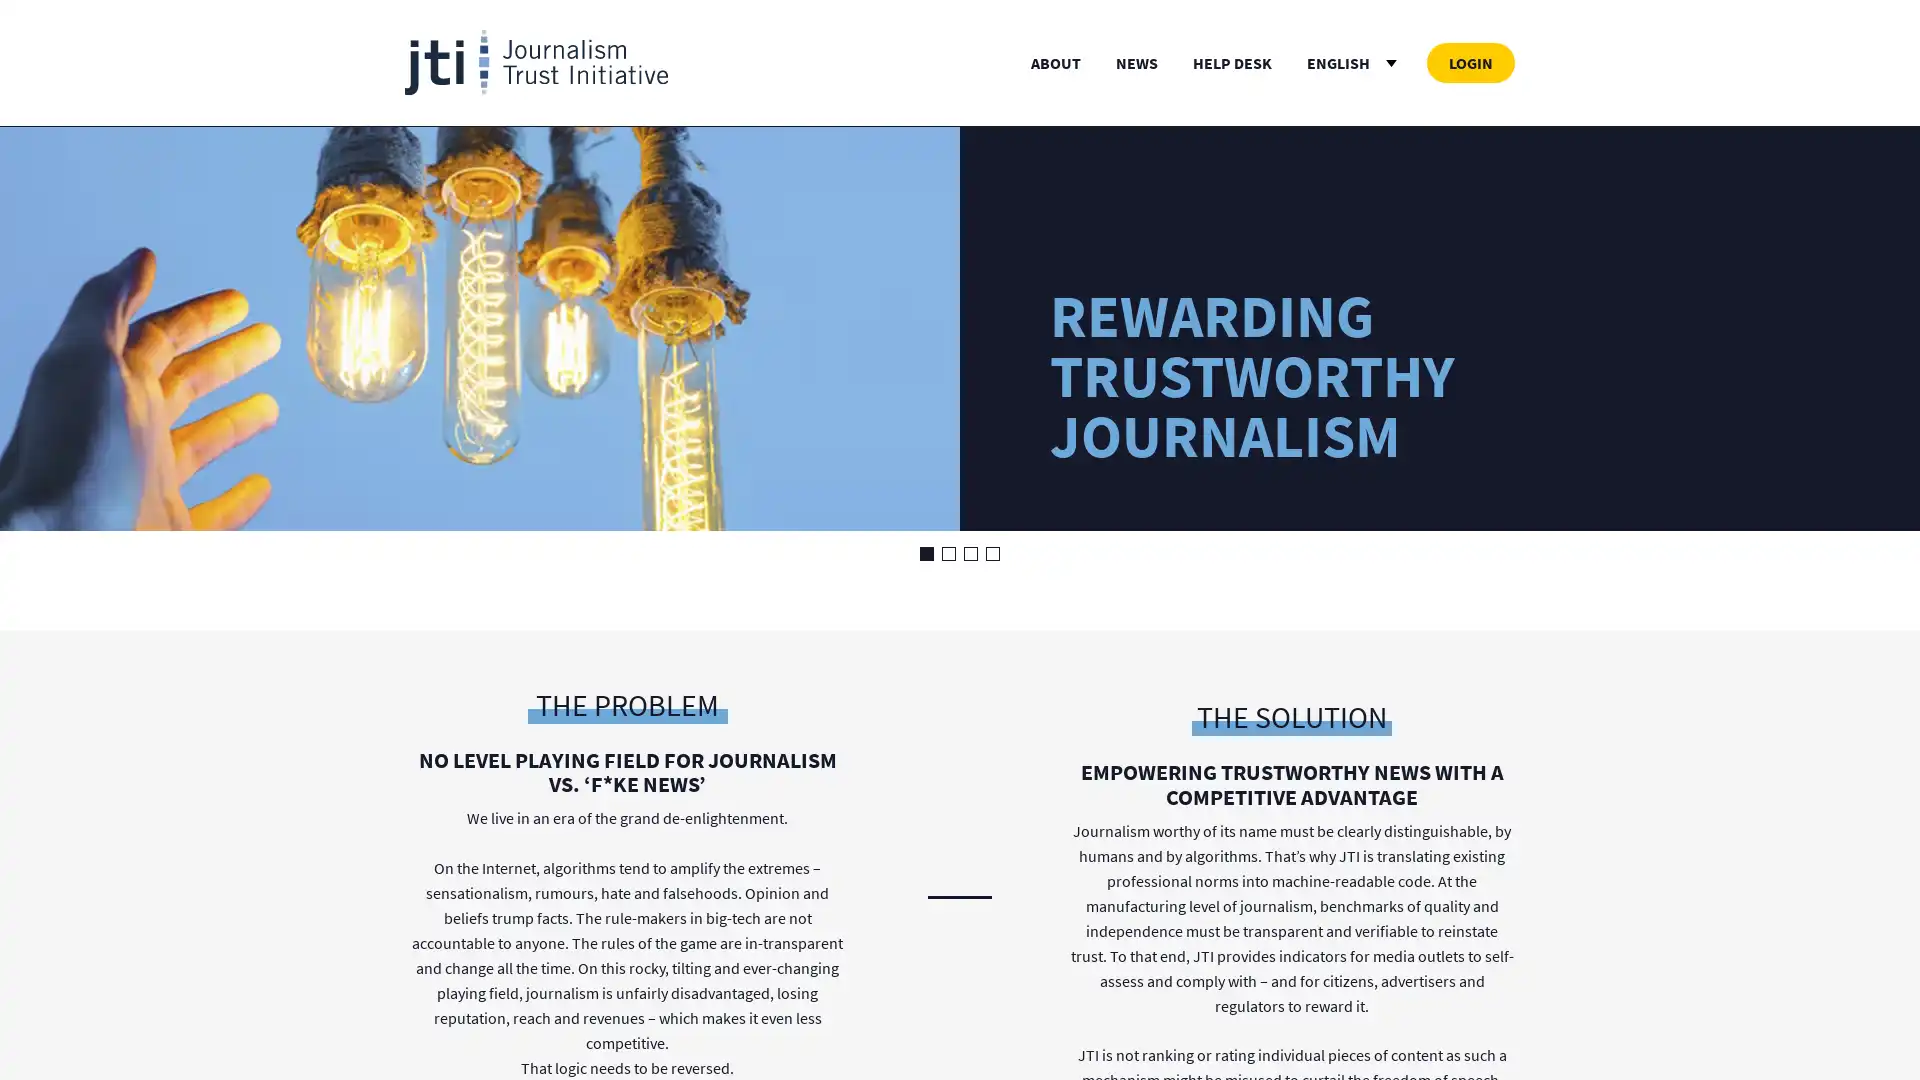  Describe the element at coordinates (993, 554) in the screenshot. I see `Go to slide 4` at that location.